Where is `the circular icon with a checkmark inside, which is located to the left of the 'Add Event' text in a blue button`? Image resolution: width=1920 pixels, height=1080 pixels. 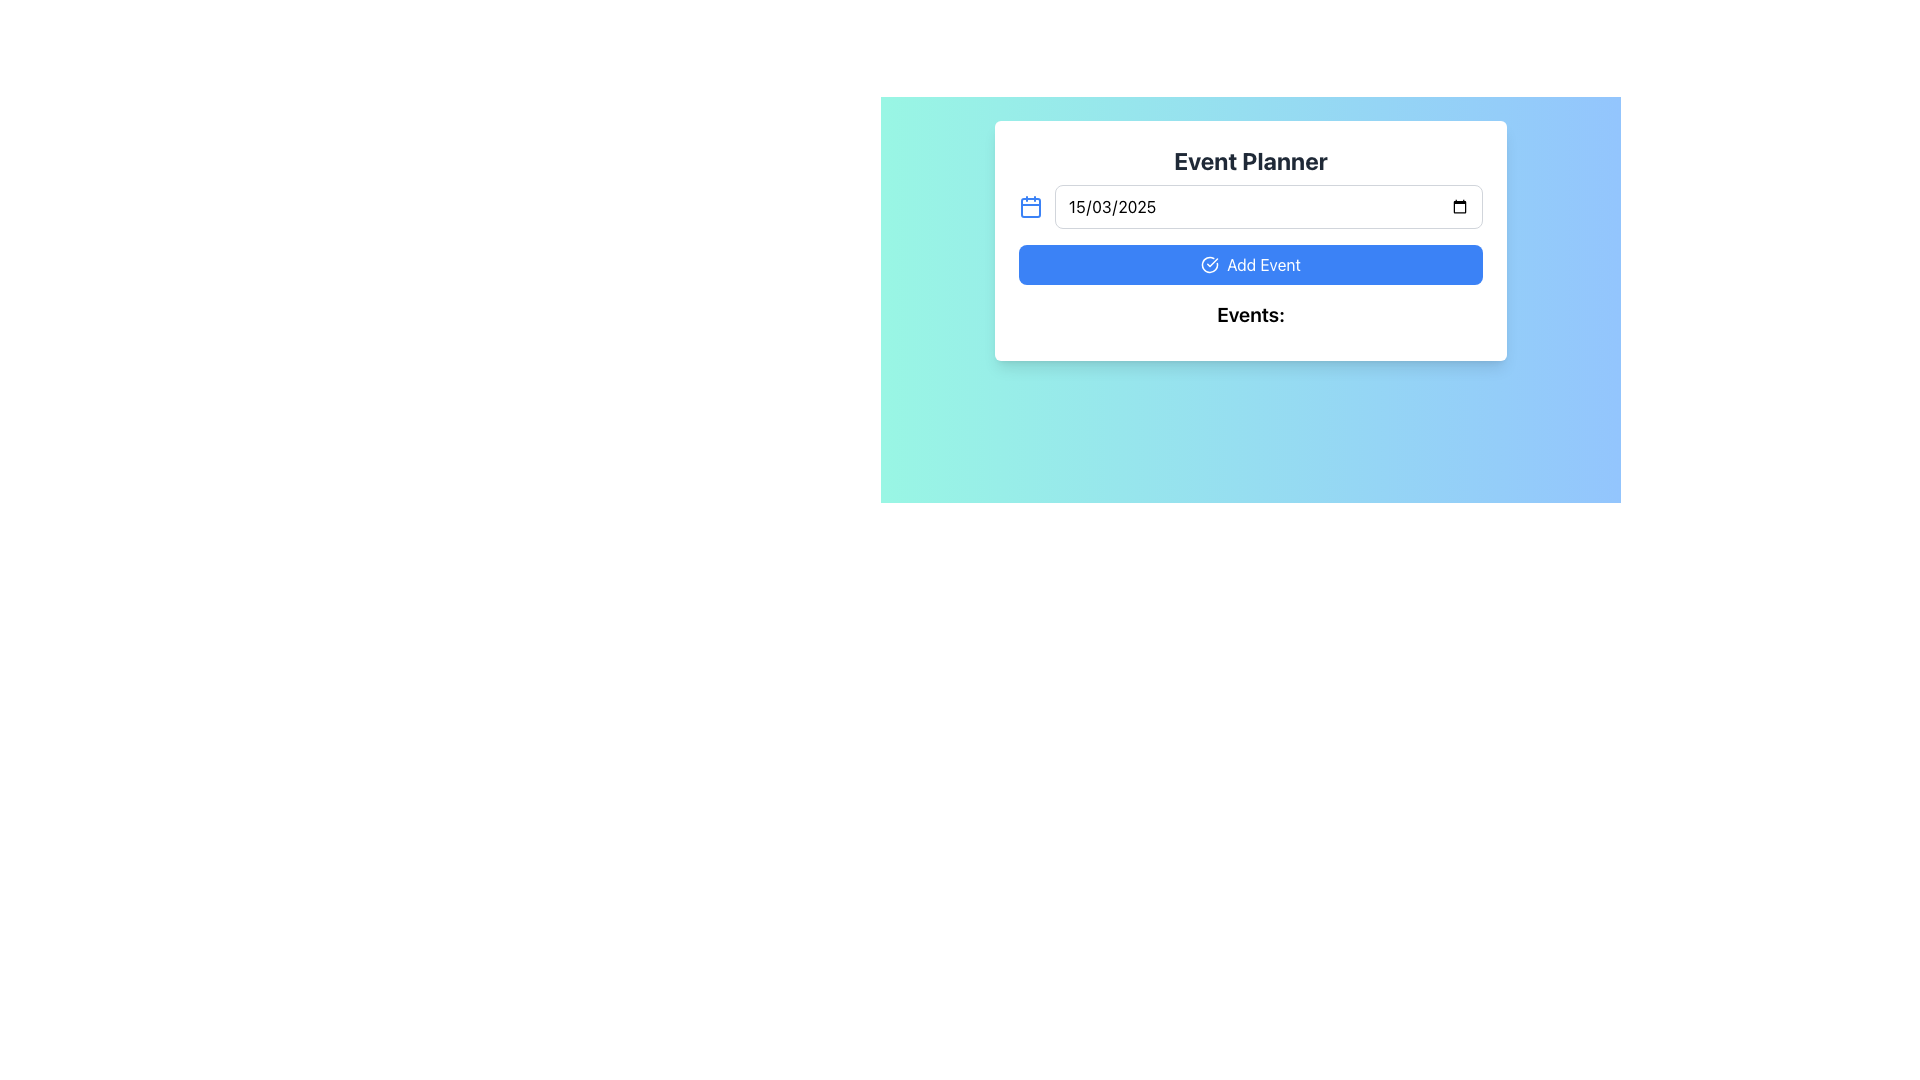 the circular icon with a checkmark inside, which is located to the left of the 'Add Event' text in a blue button is located at coordinates (1208, 264).